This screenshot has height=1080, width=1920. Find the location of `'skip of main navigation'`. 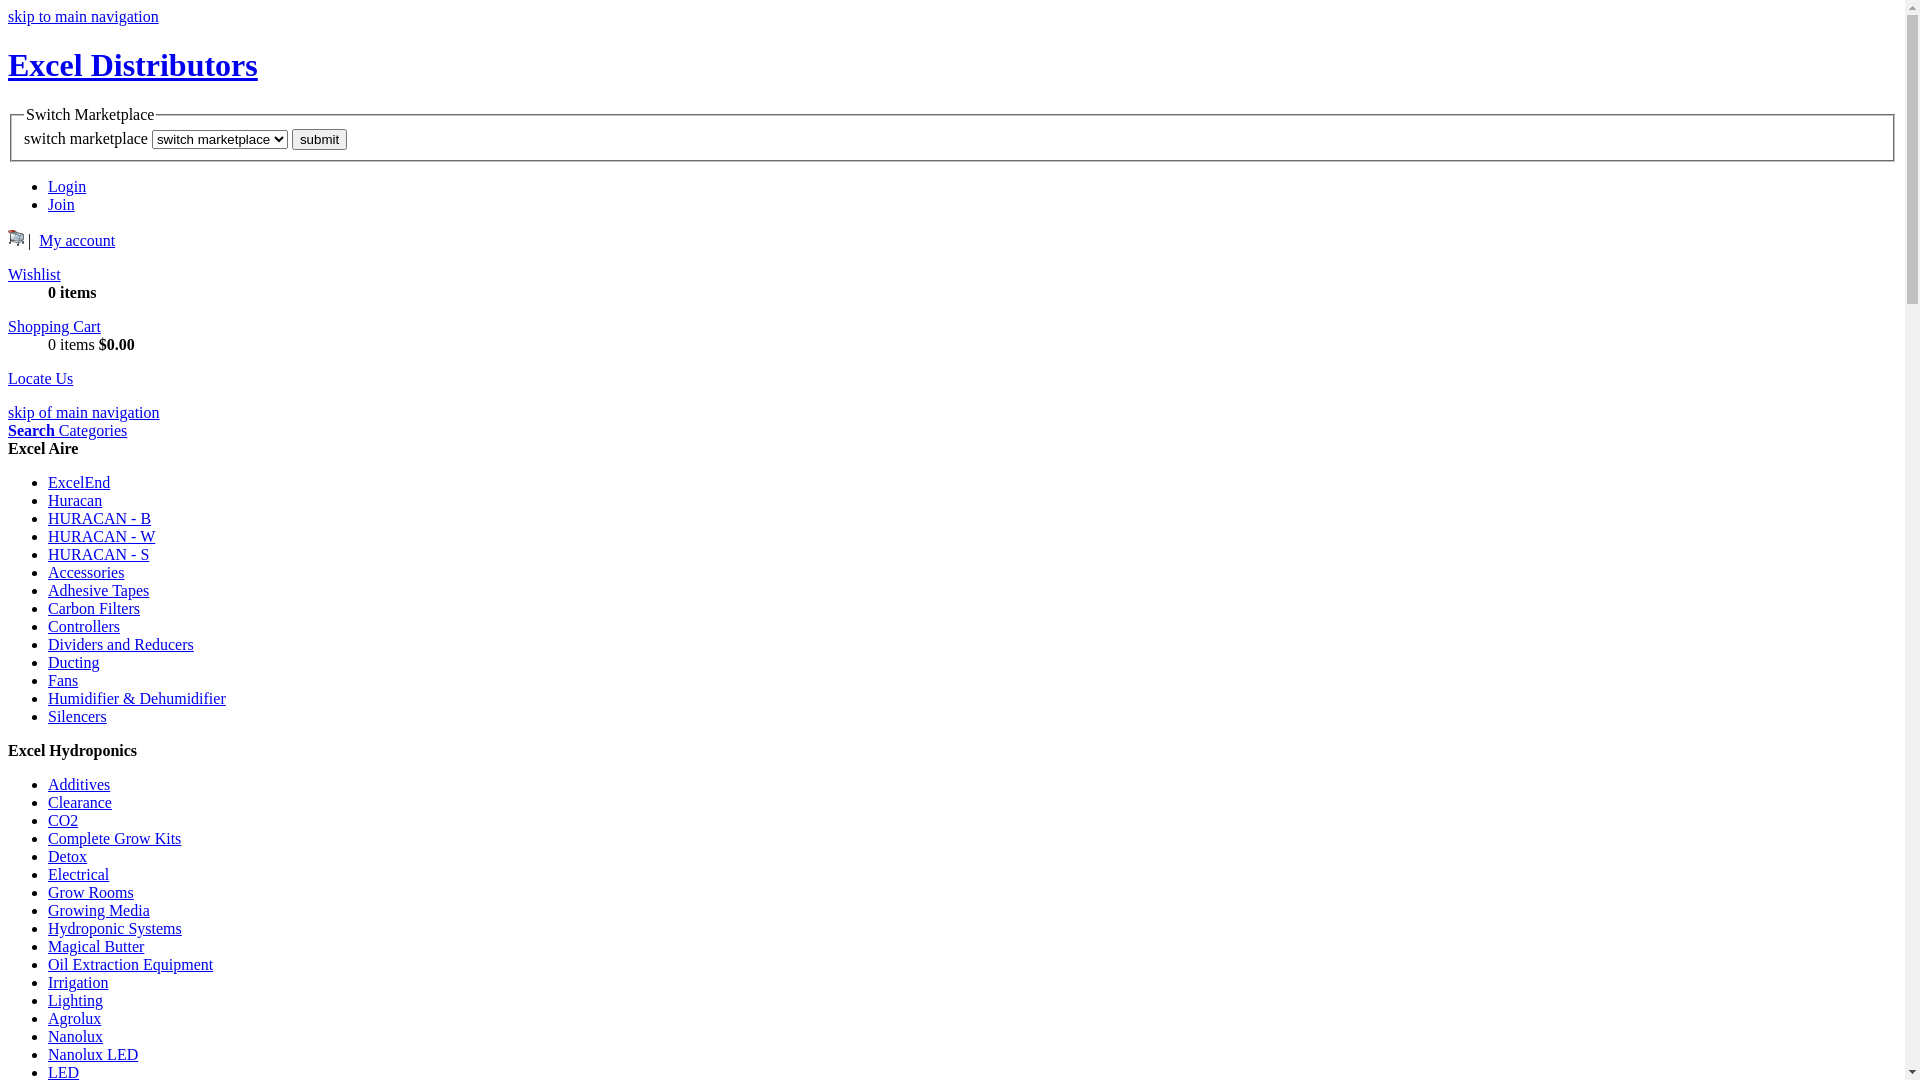

'skip of main navigation' is located at coordinates (82, 411).